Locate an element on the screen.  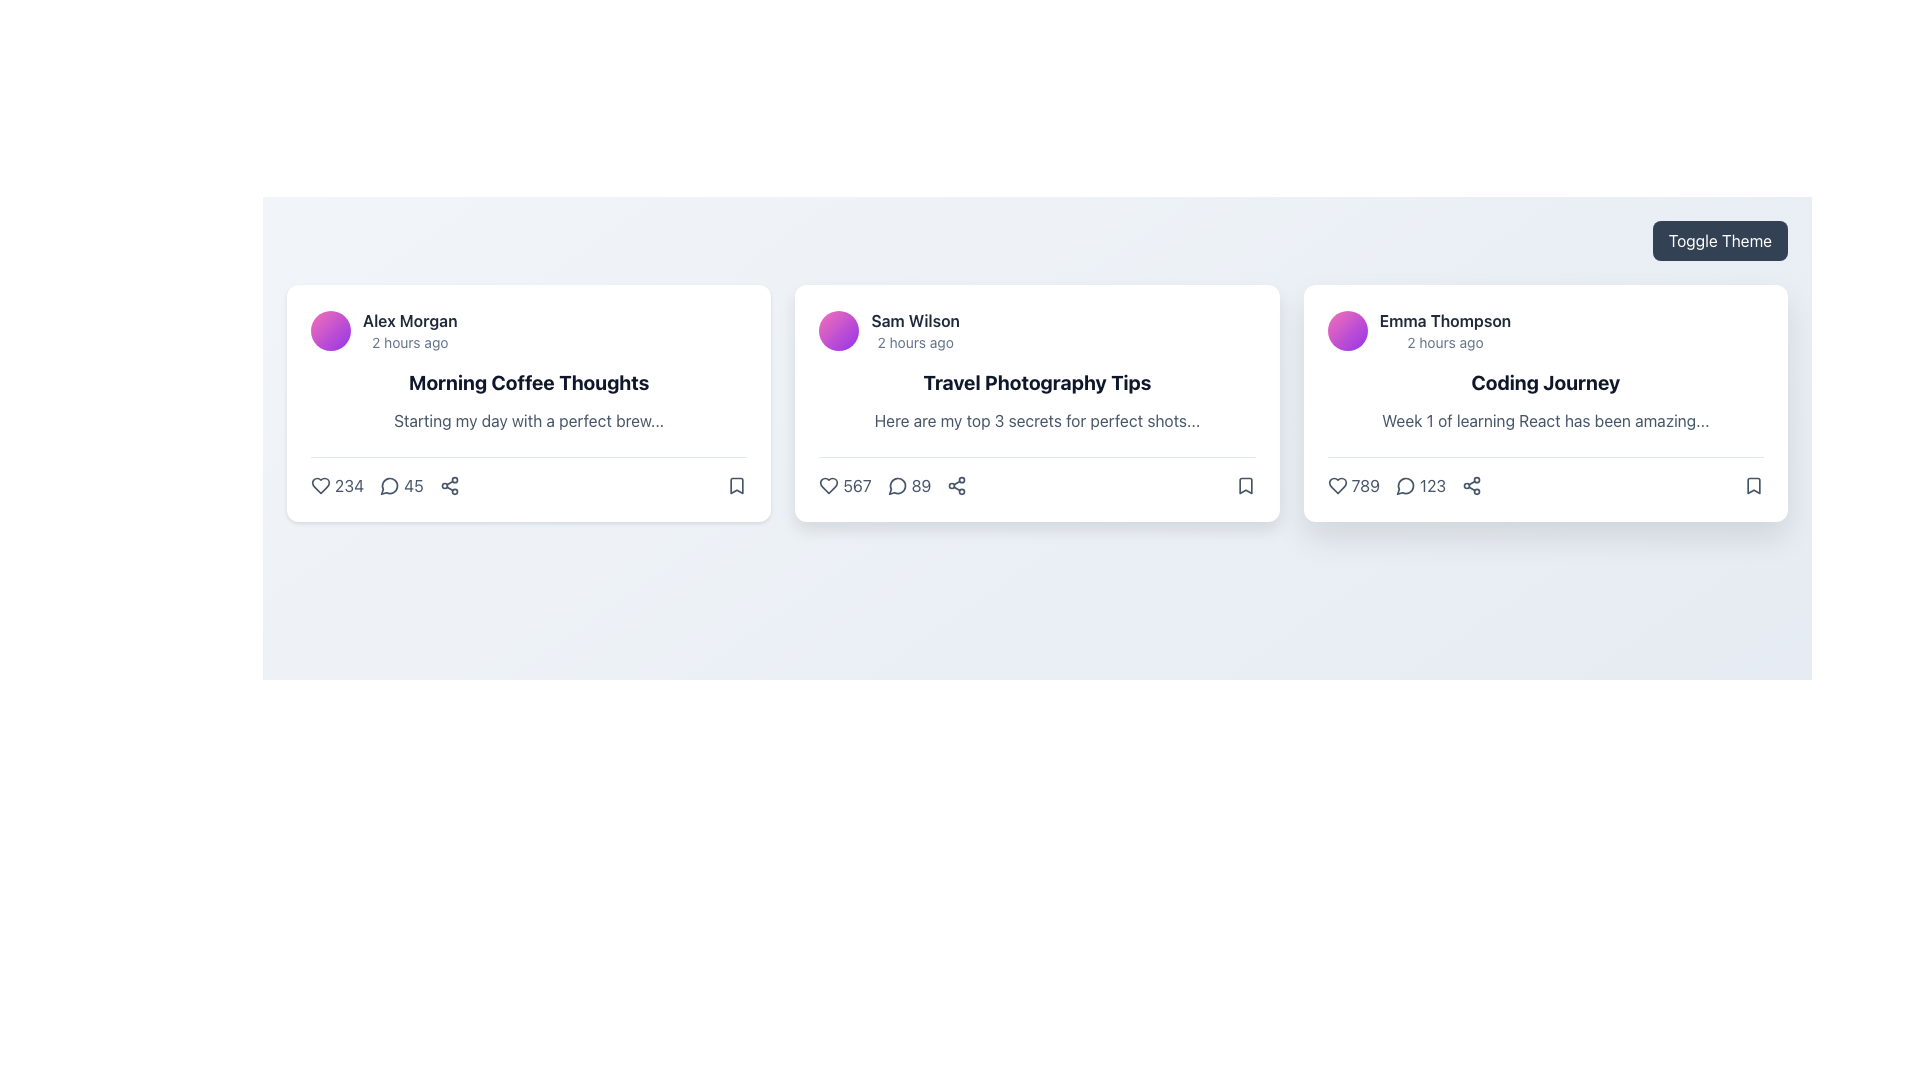
the 'Alex Morgan' text label, which is styled with a bold and larger font, located above the '2 hours ago' text in the top-left section of the first content card is located at coordinates (409, 319).